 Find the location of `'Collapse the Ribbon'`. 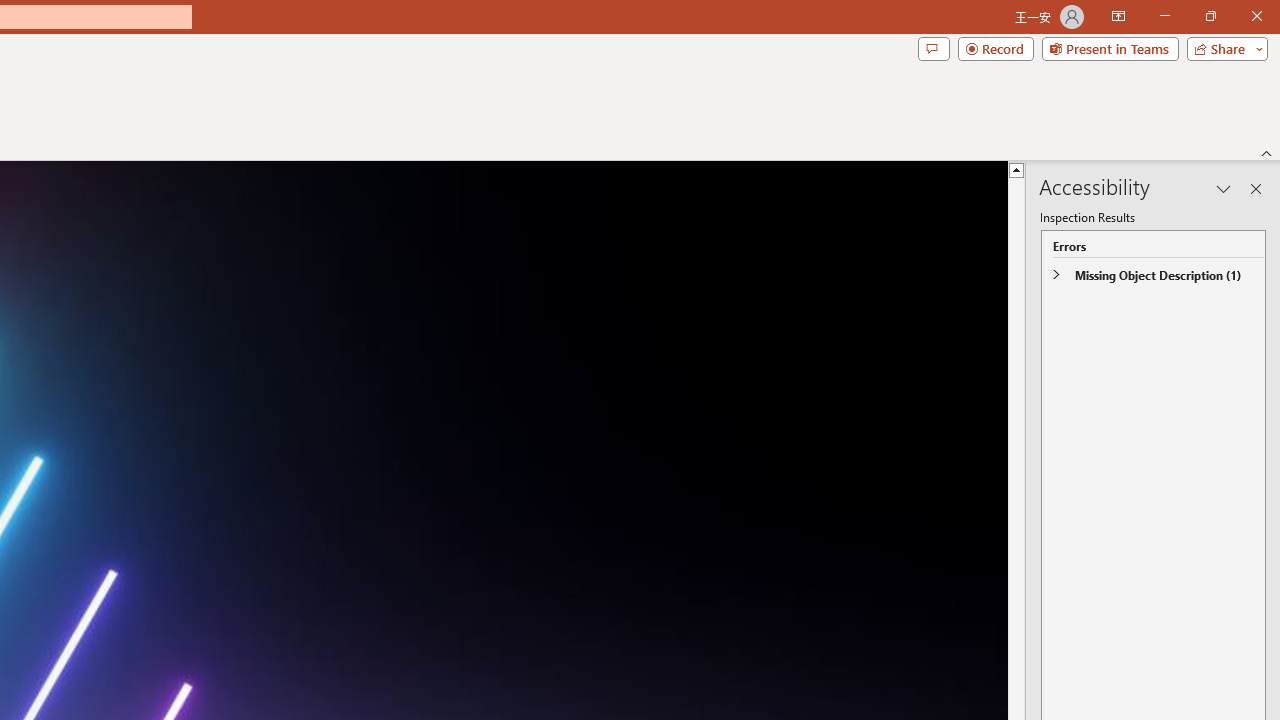

'Collapse the Ribbon' is located at coordinates (1266, 152).